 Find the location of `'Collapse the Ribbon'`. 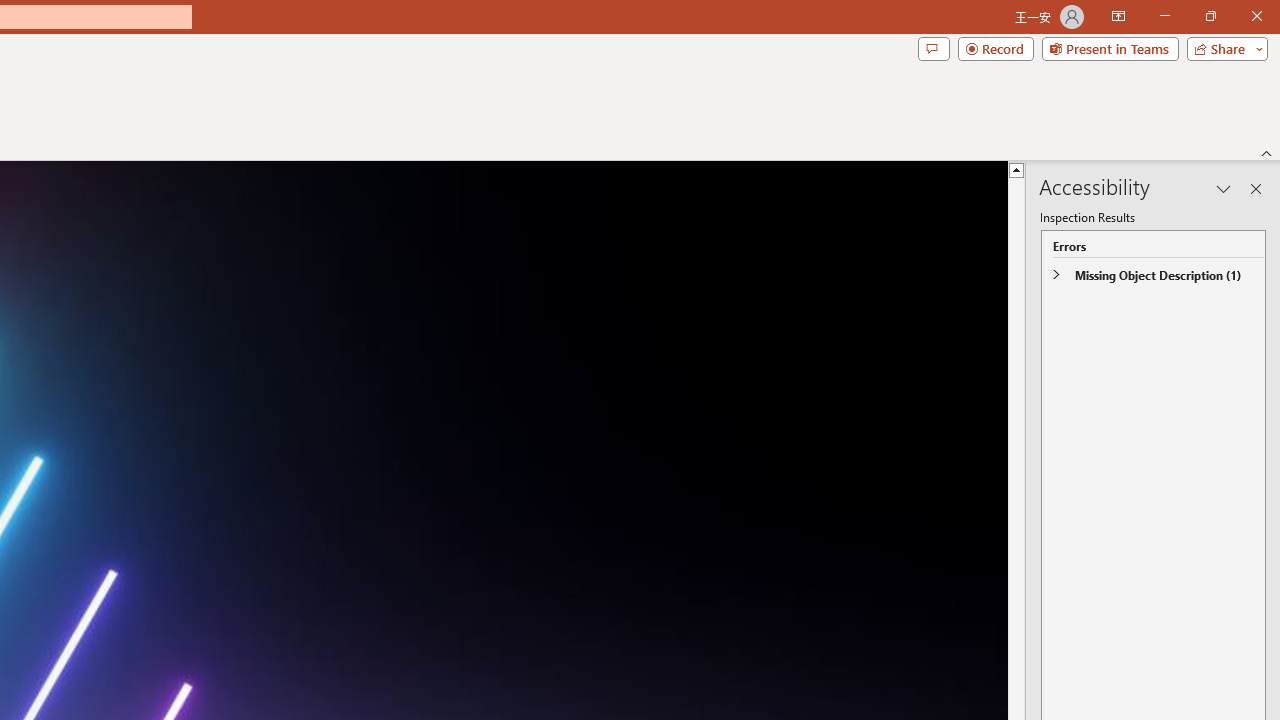

'Collapse the Ribbon' is located at coordinates (1266, 152).